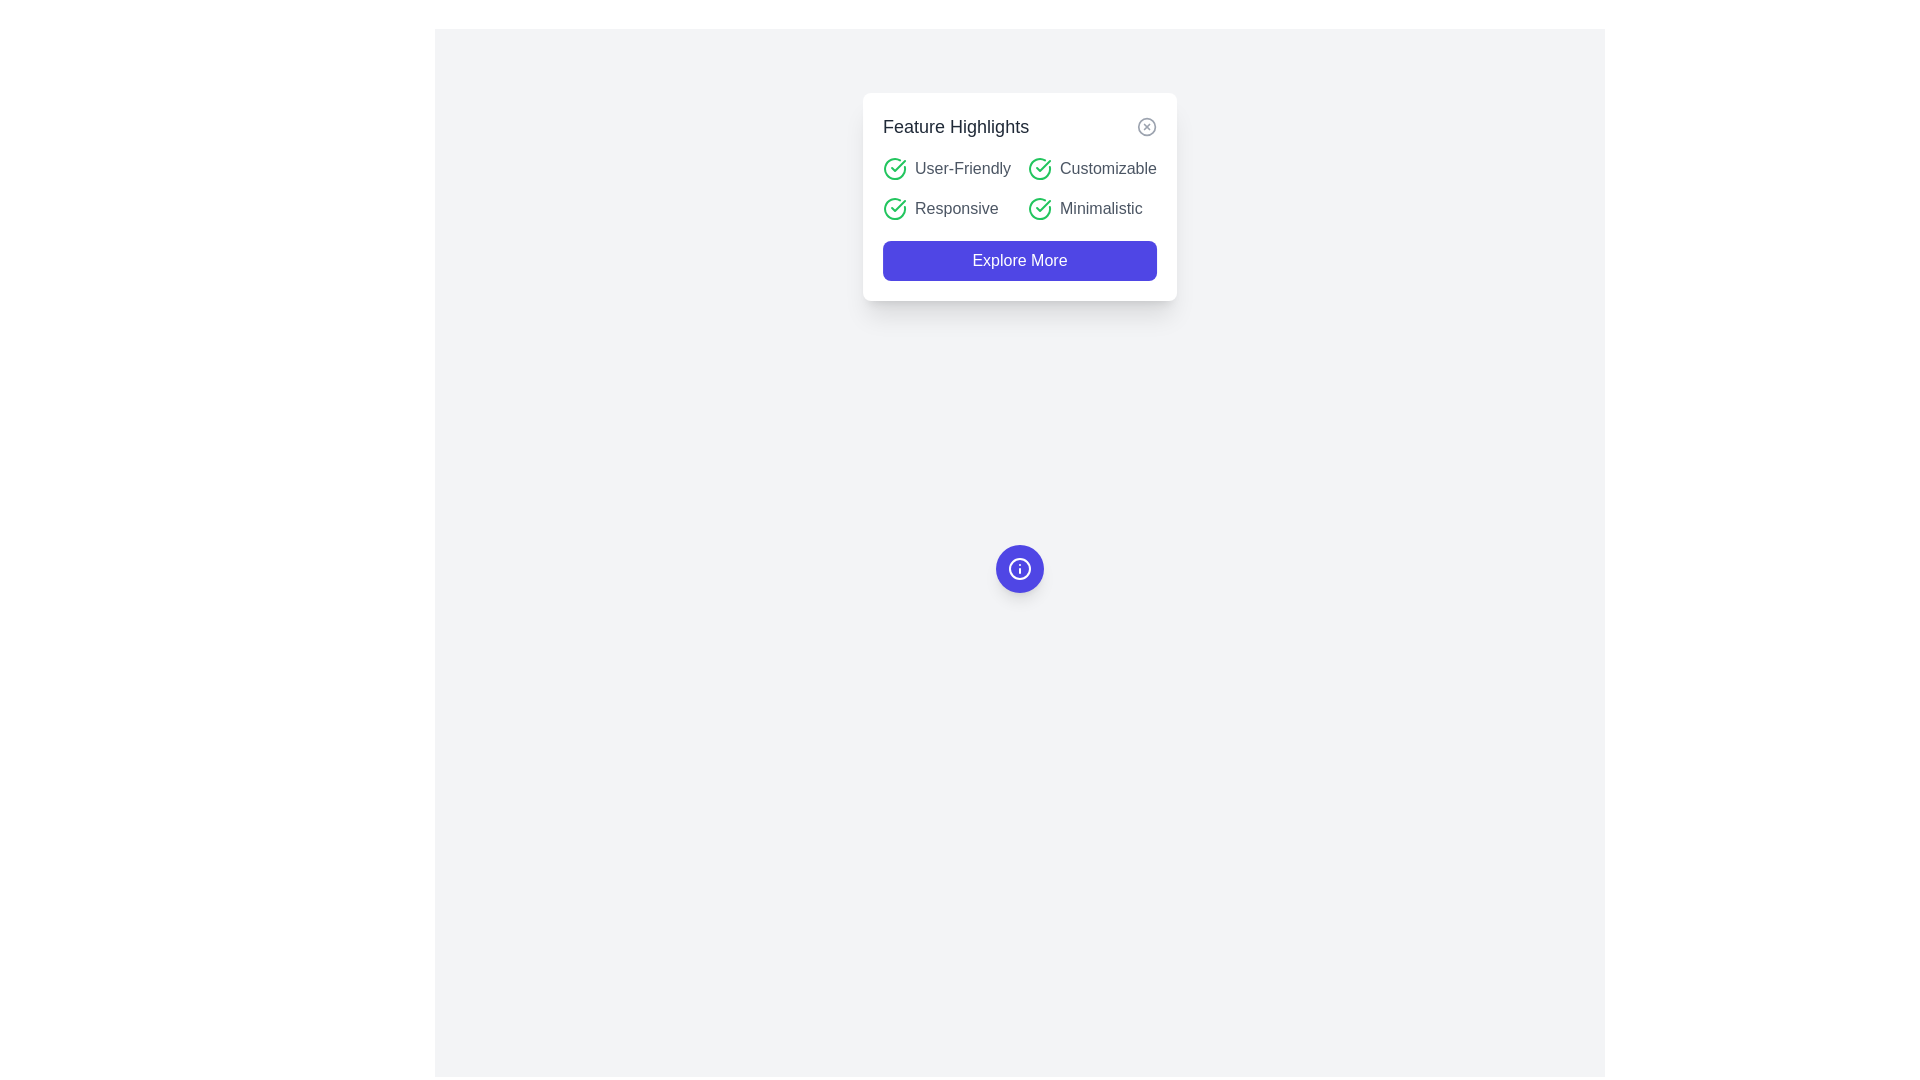 The width and height of the screenshot is (1920, 1080). Describe the element at coordinates (894, 208) in the screenshot. I see `the visual status indicated by the green checkmark icon in the 'Feature Highlights' section, which is adjacent to the text 'Responsive'` at that location.